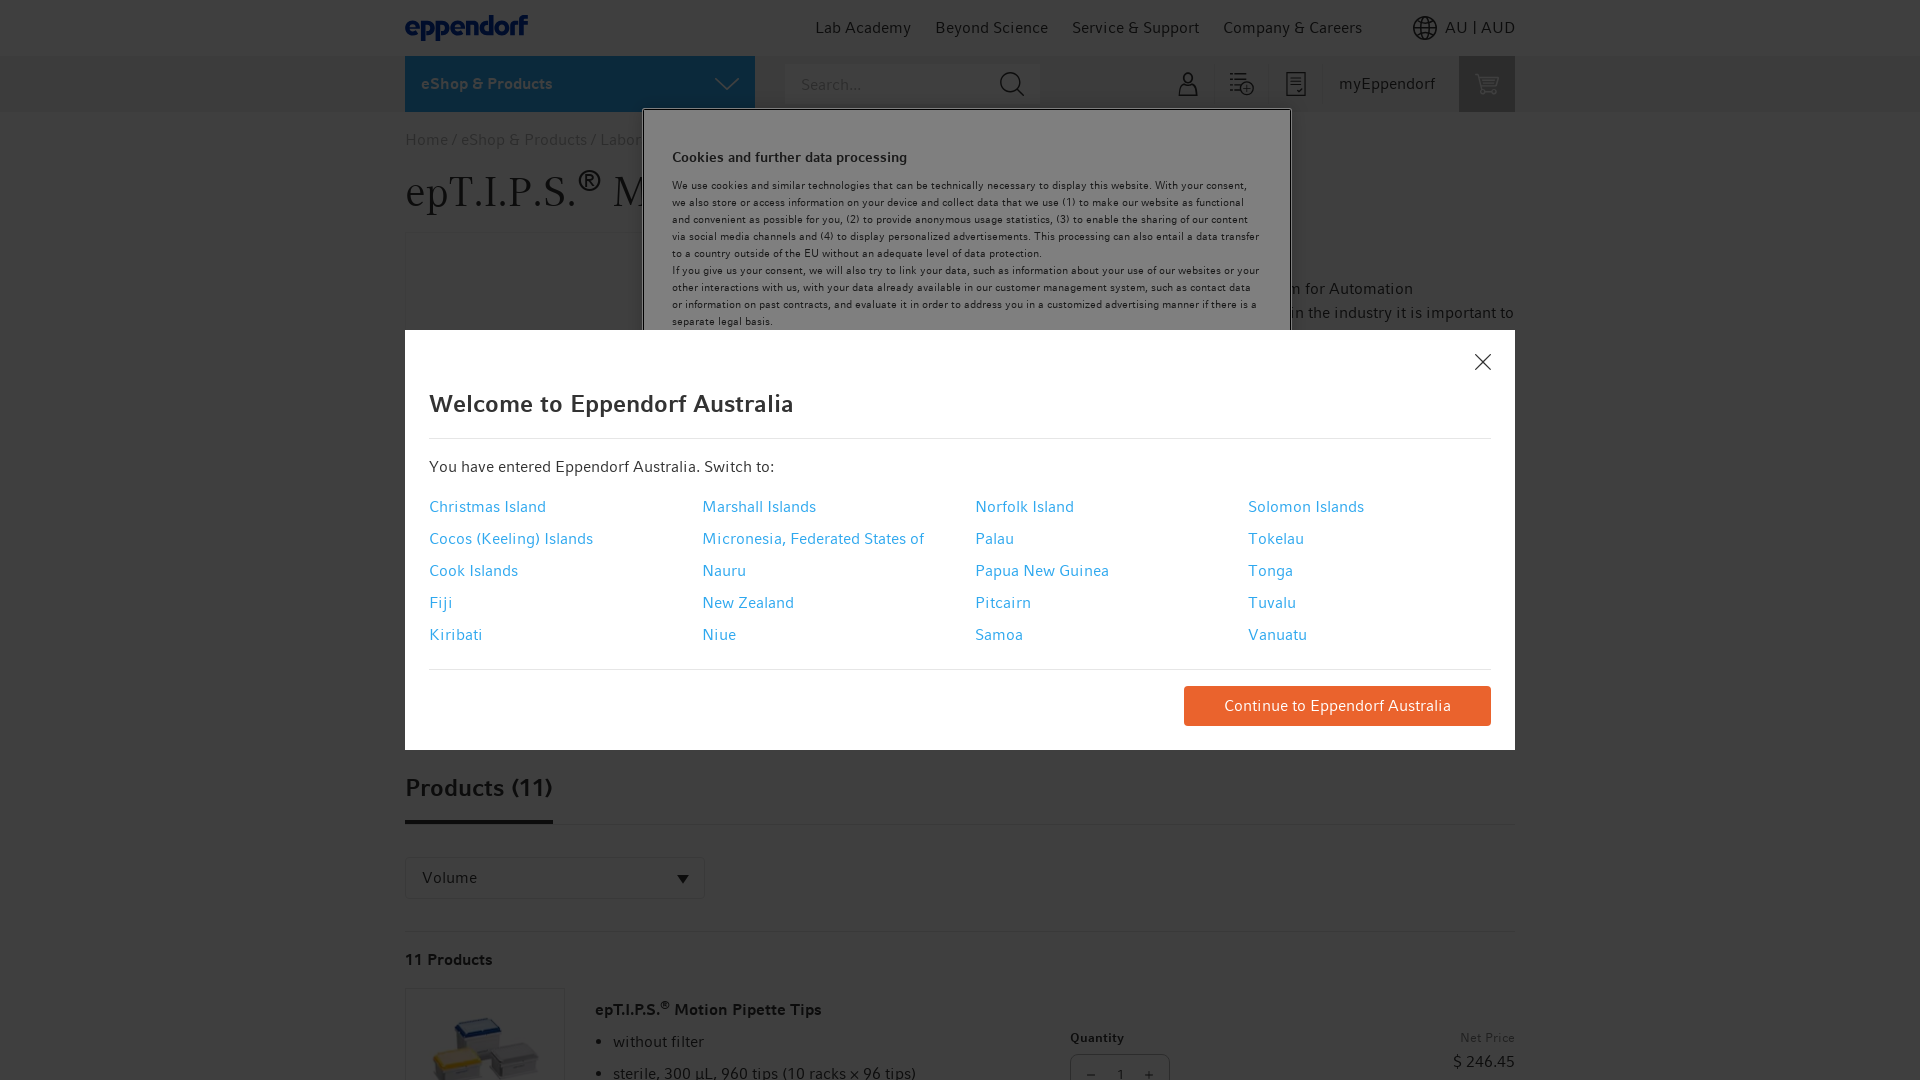  Describe the element at coordinates (747, 601) in the screenshot. I see `'New Zealand'` at that location.